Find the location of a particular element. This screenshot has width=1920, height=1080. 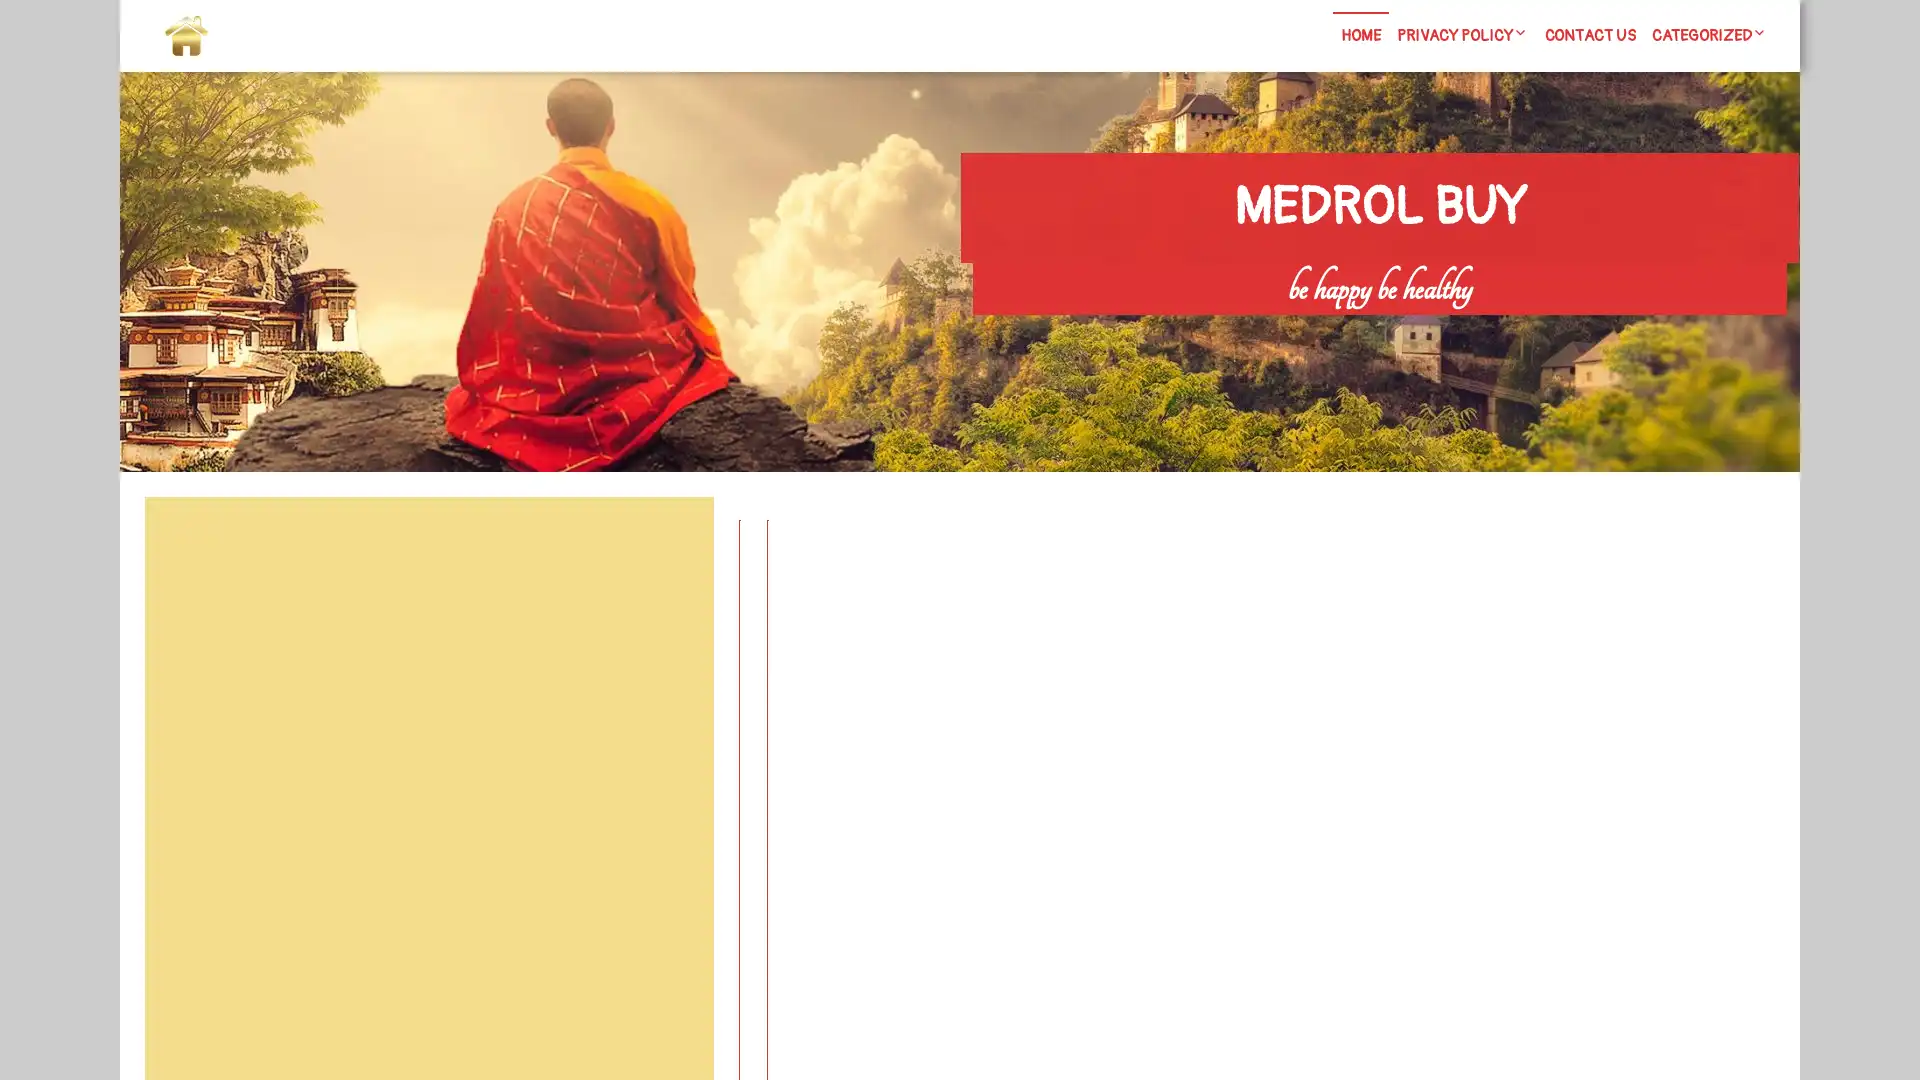

Search is located at coordinates (1557, 327).